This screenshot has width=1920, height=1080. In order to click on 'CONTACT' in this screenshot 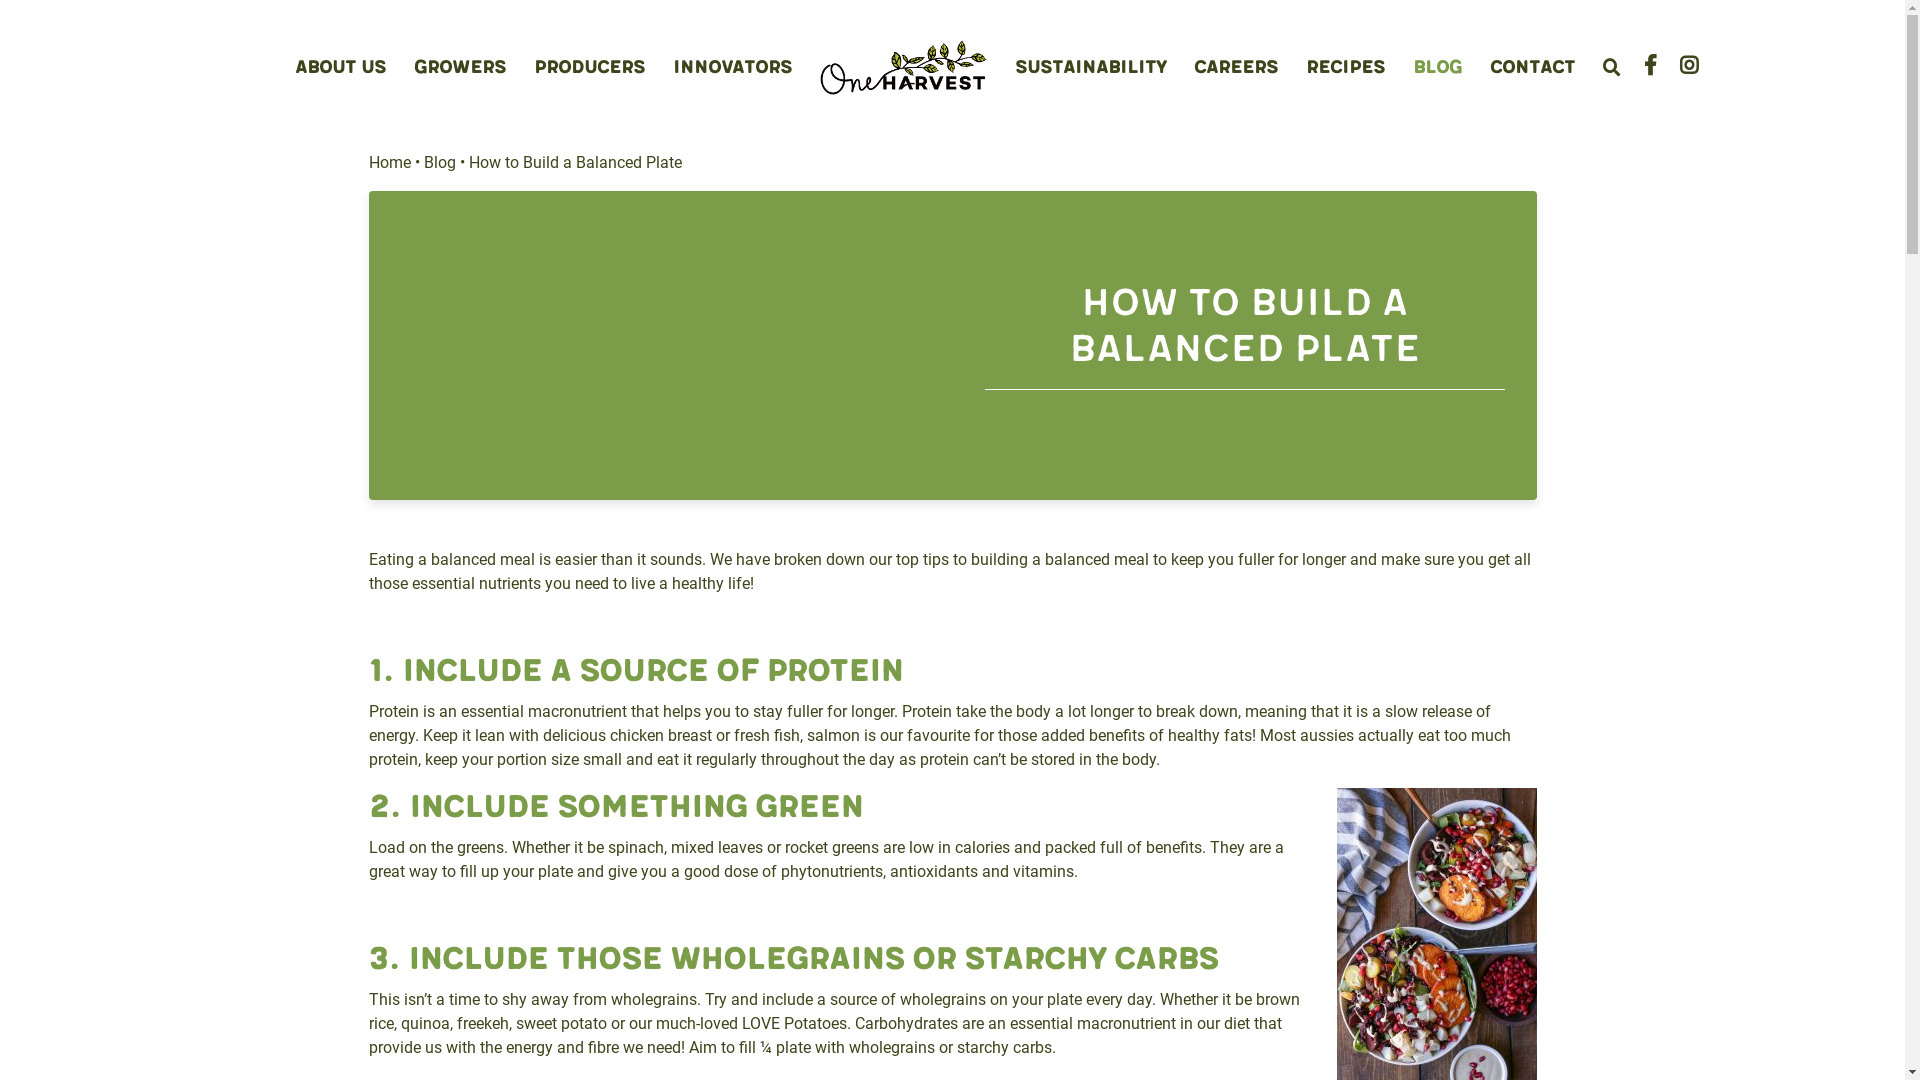, I will do `click(1489, 66)`.